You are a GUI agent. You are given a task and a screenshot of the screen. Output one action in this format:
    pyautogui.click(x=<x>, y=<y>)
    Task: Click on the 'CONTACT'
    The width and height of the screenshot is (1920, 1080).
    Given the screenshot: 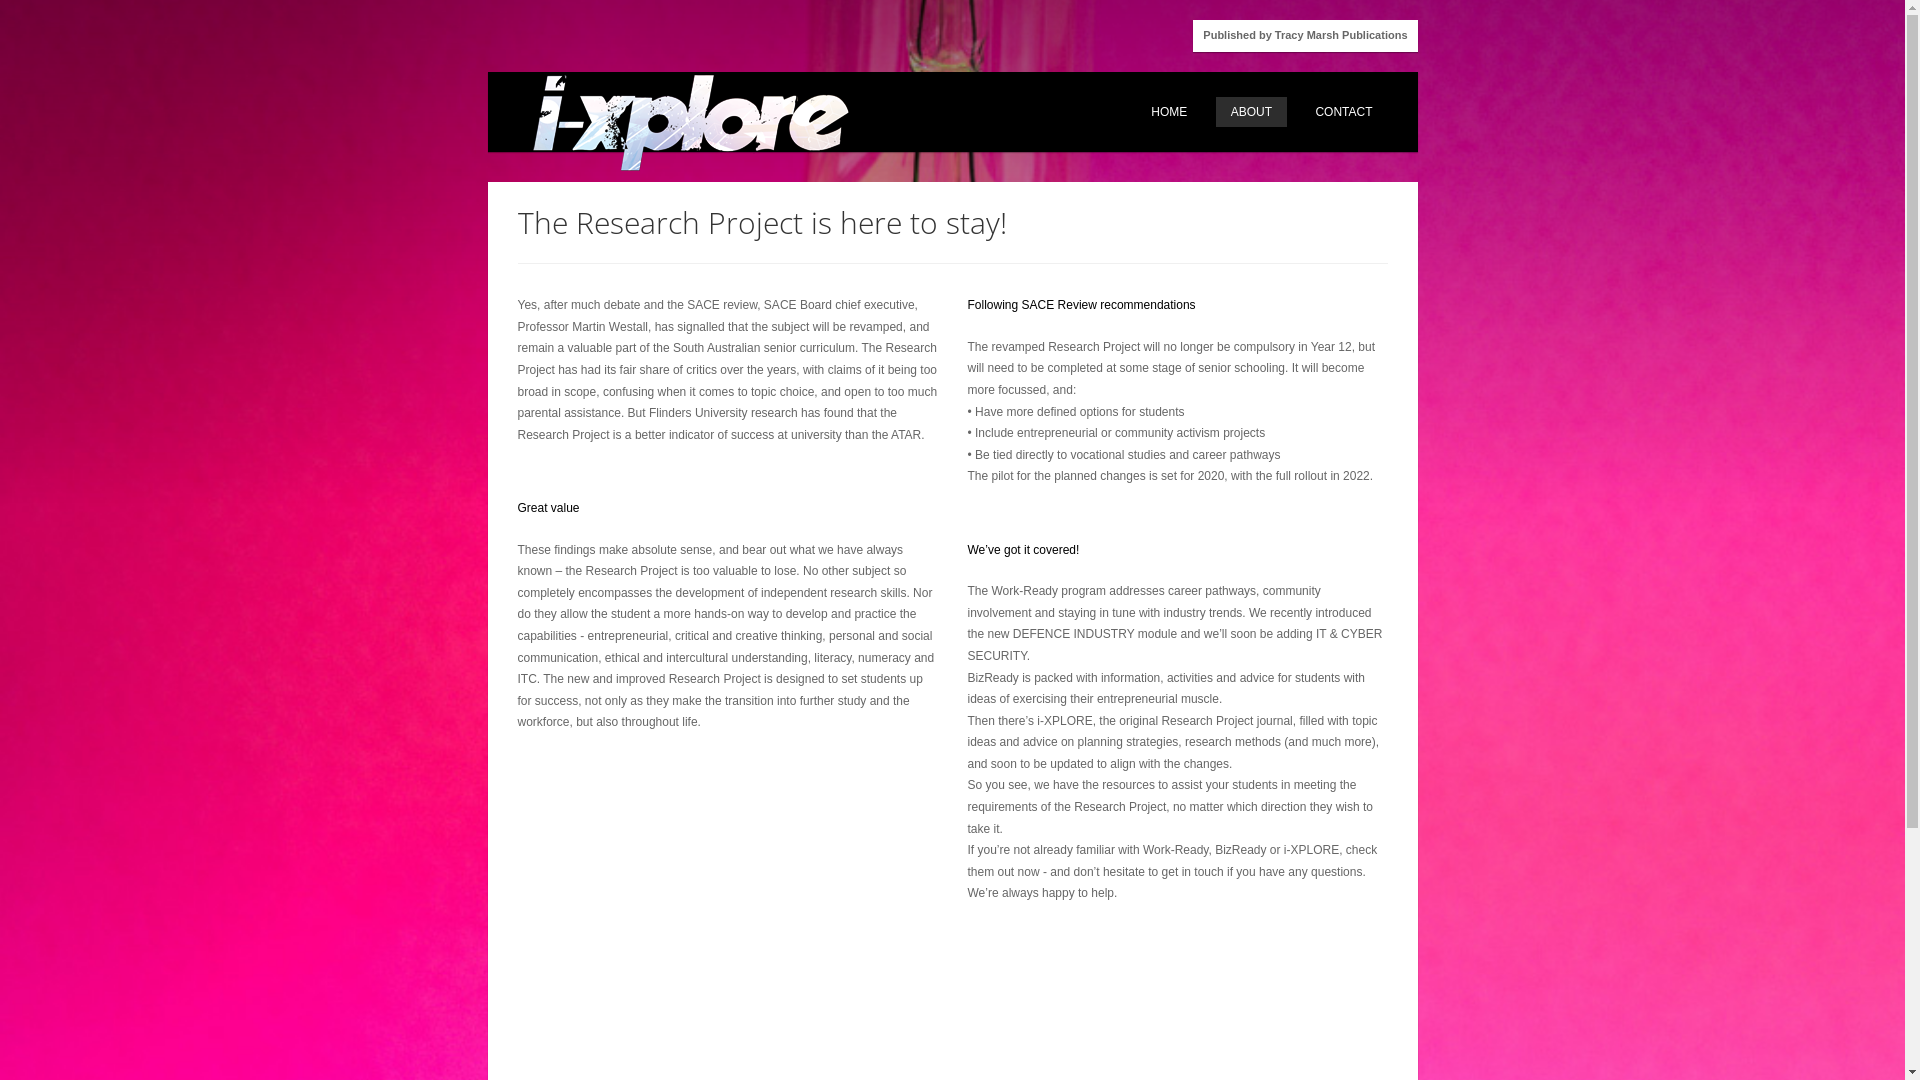 What is the action you would take?
    pyautogui.click(x=1343, y=111)
    